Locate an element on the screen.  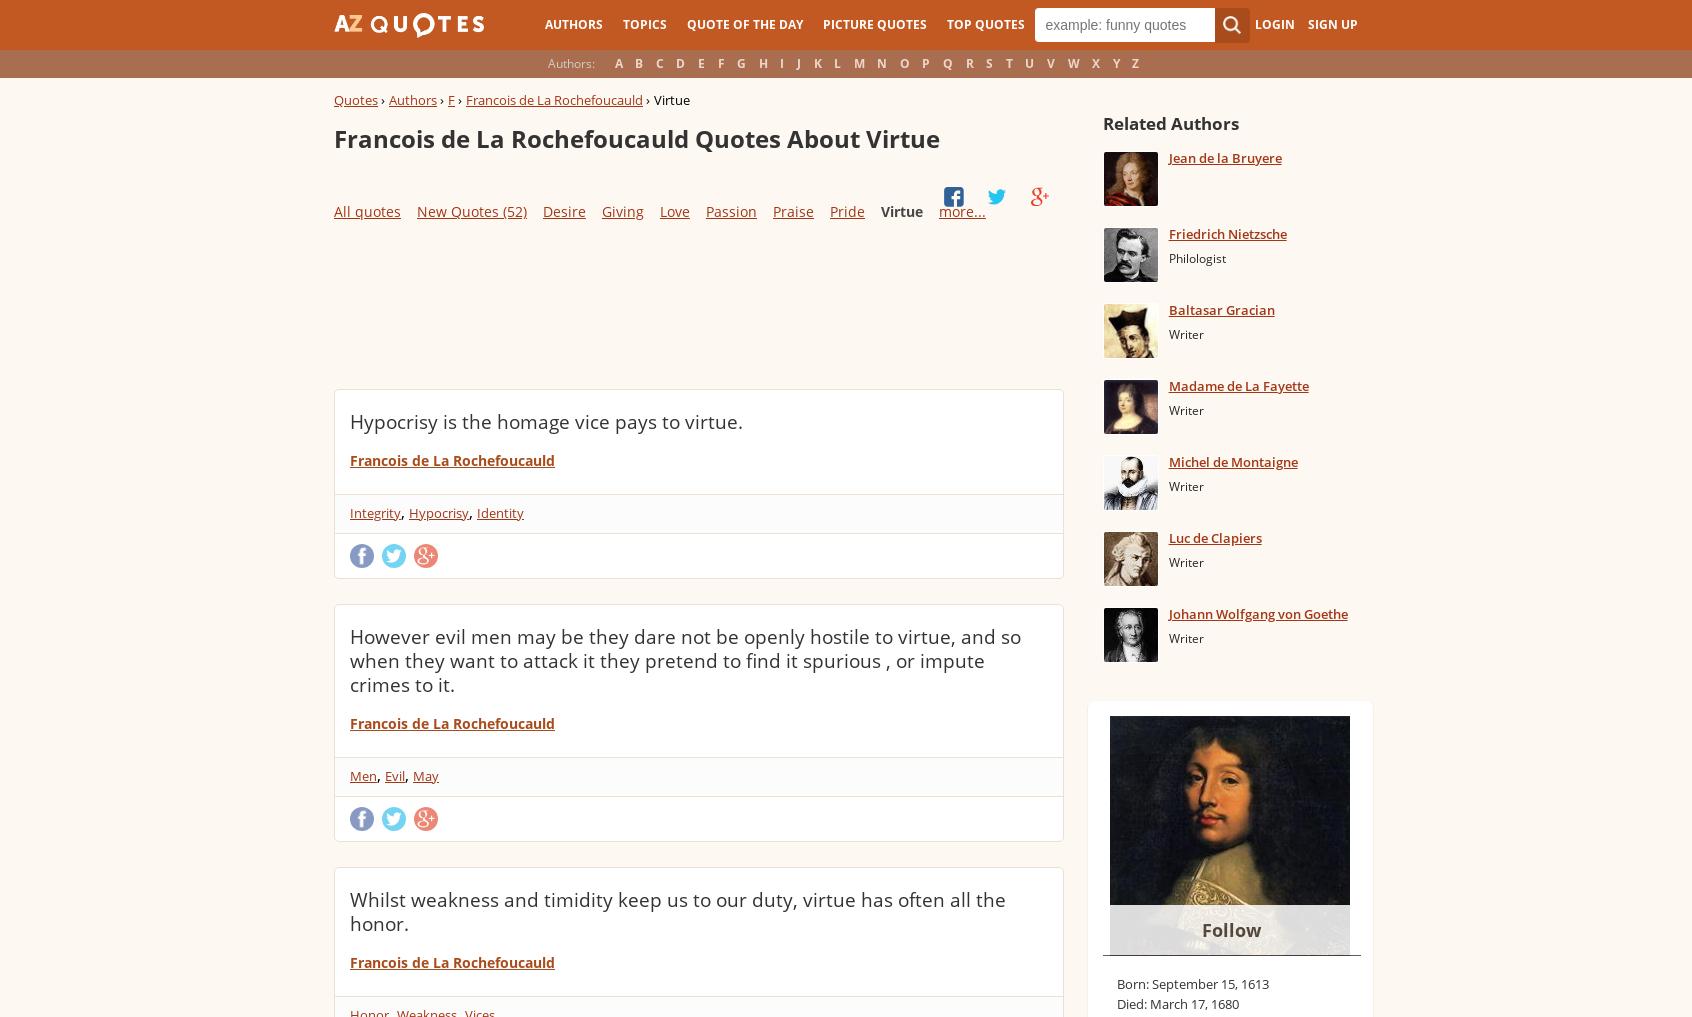
'Michel de Montaigne' is located at coordinates (1232, 461).